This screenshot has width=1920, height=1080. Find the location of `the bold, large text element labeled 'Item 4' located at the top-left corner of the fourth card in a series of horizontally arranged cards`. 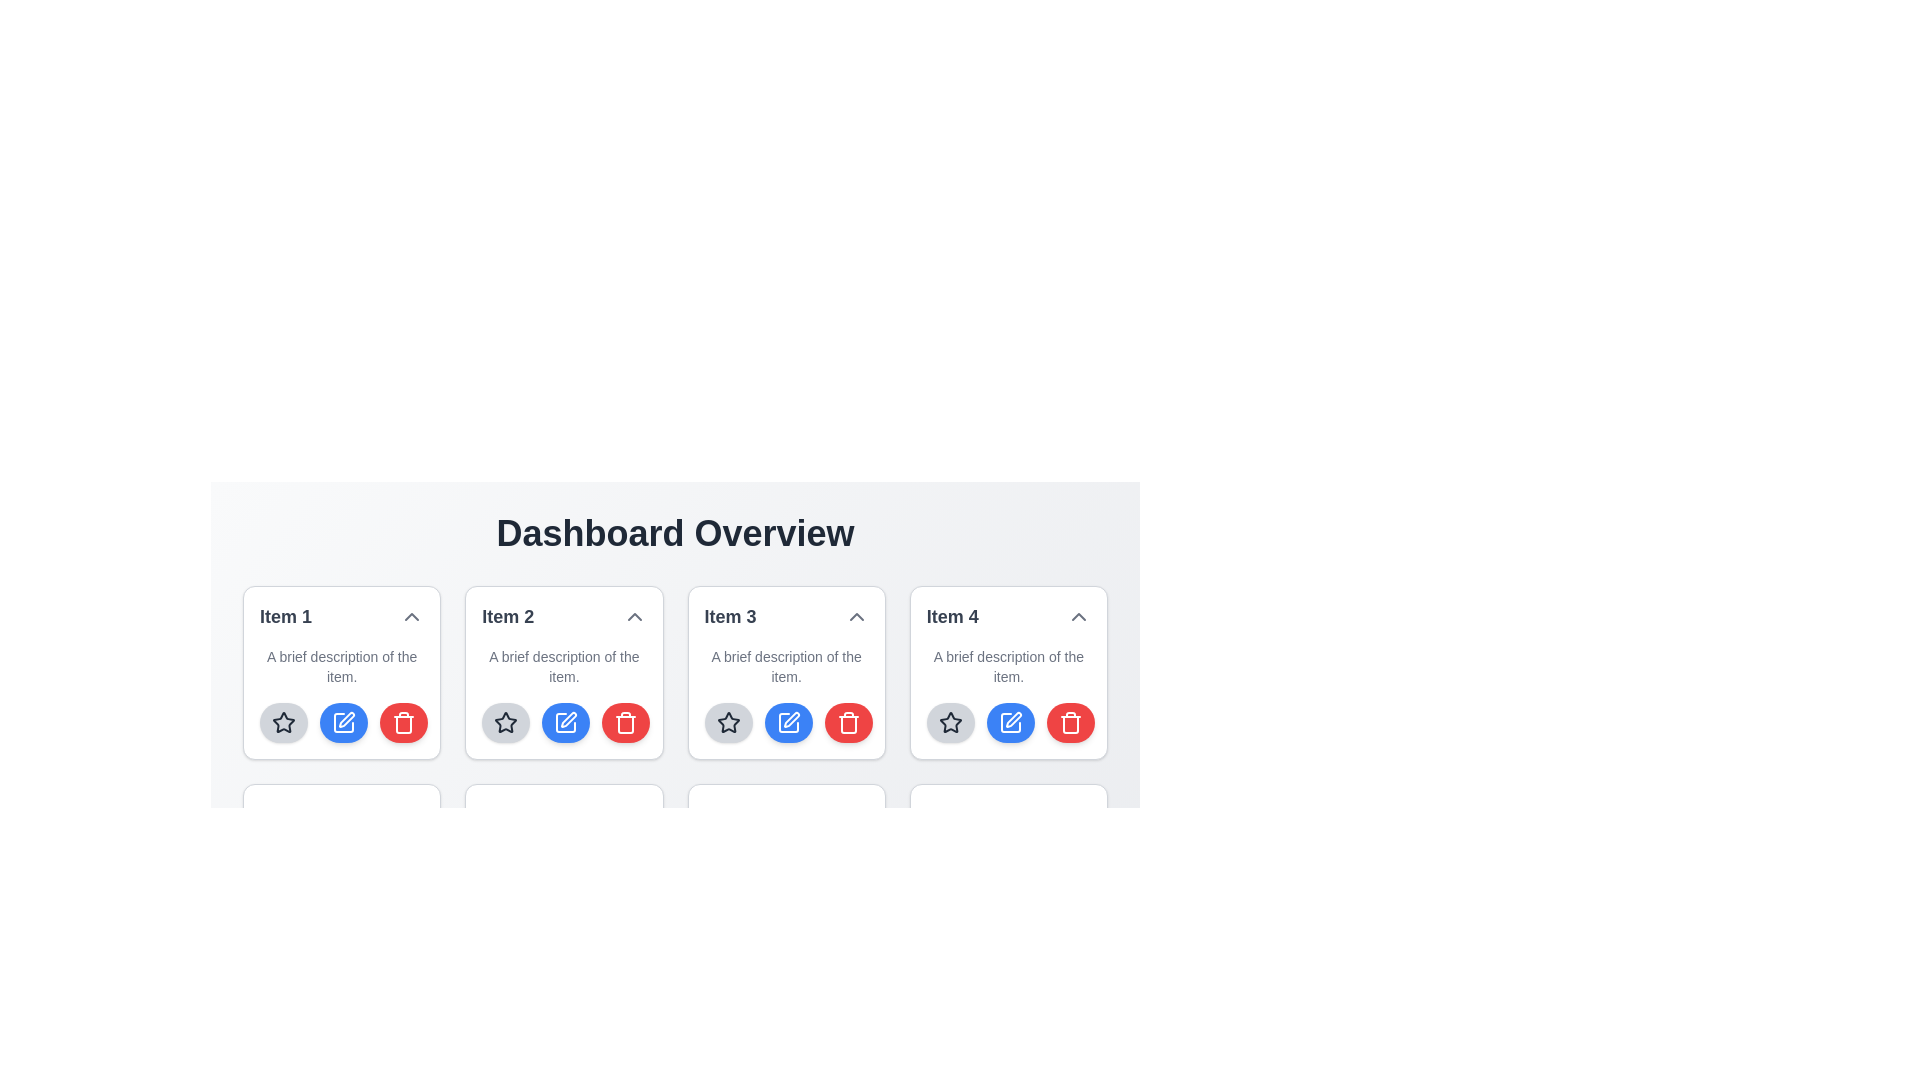

the bold, large text element labeled 'Item 4' located at the top-left corner of the fourth card in a series of horizontally arranged cards is located at coordinates (951, 616).